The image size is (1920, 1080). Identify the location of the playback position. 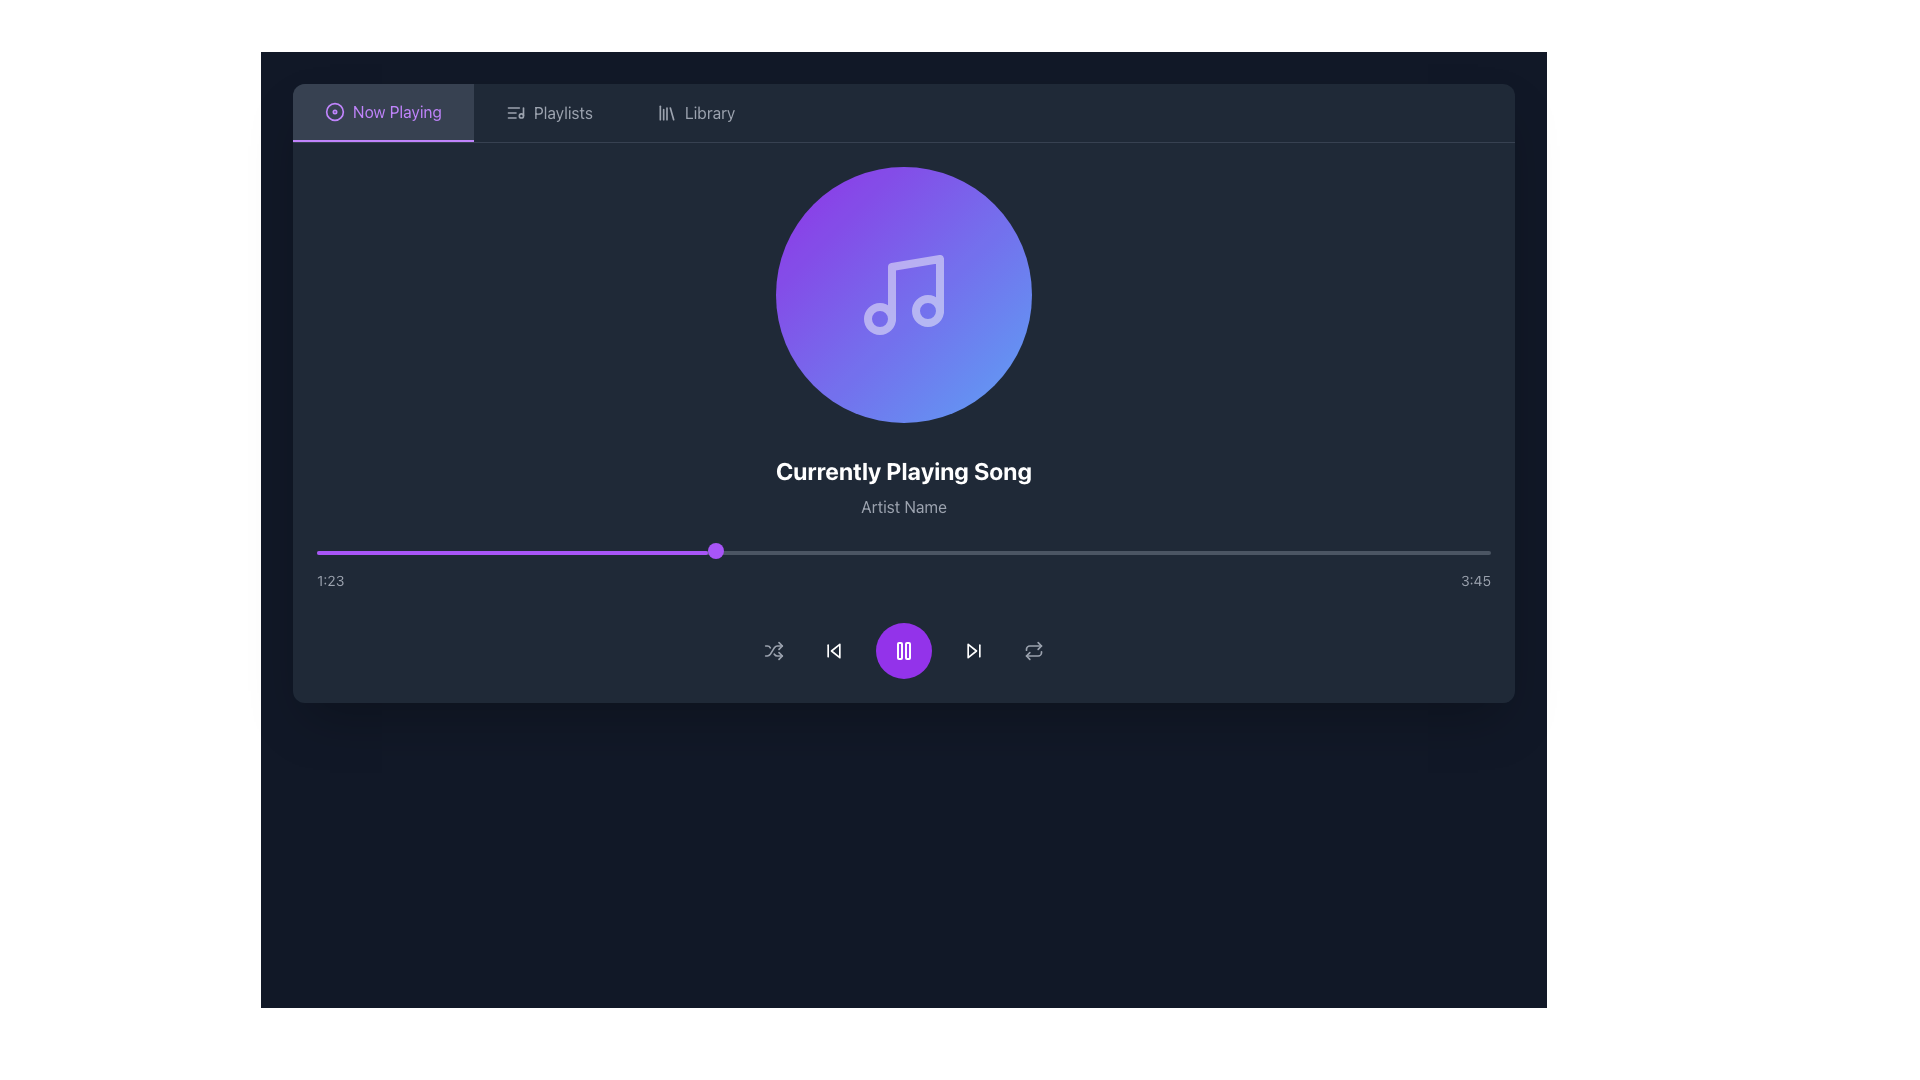
(645, 552).